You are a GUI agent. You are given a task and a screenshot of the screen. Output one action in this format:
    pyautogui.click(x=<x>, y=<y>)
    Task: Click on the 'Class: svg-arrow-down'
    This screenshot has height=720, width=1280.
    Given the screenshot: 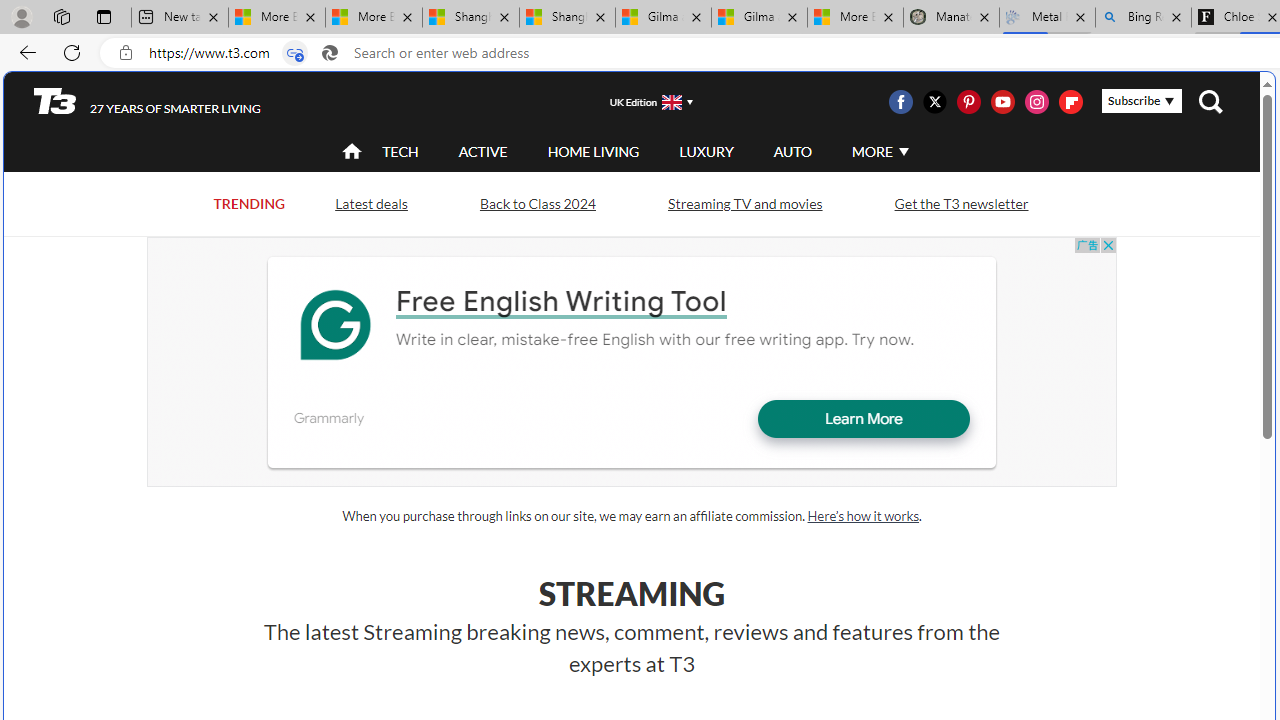 What is the action you would take?
    pyautogui.click(x=902, y=150)
    